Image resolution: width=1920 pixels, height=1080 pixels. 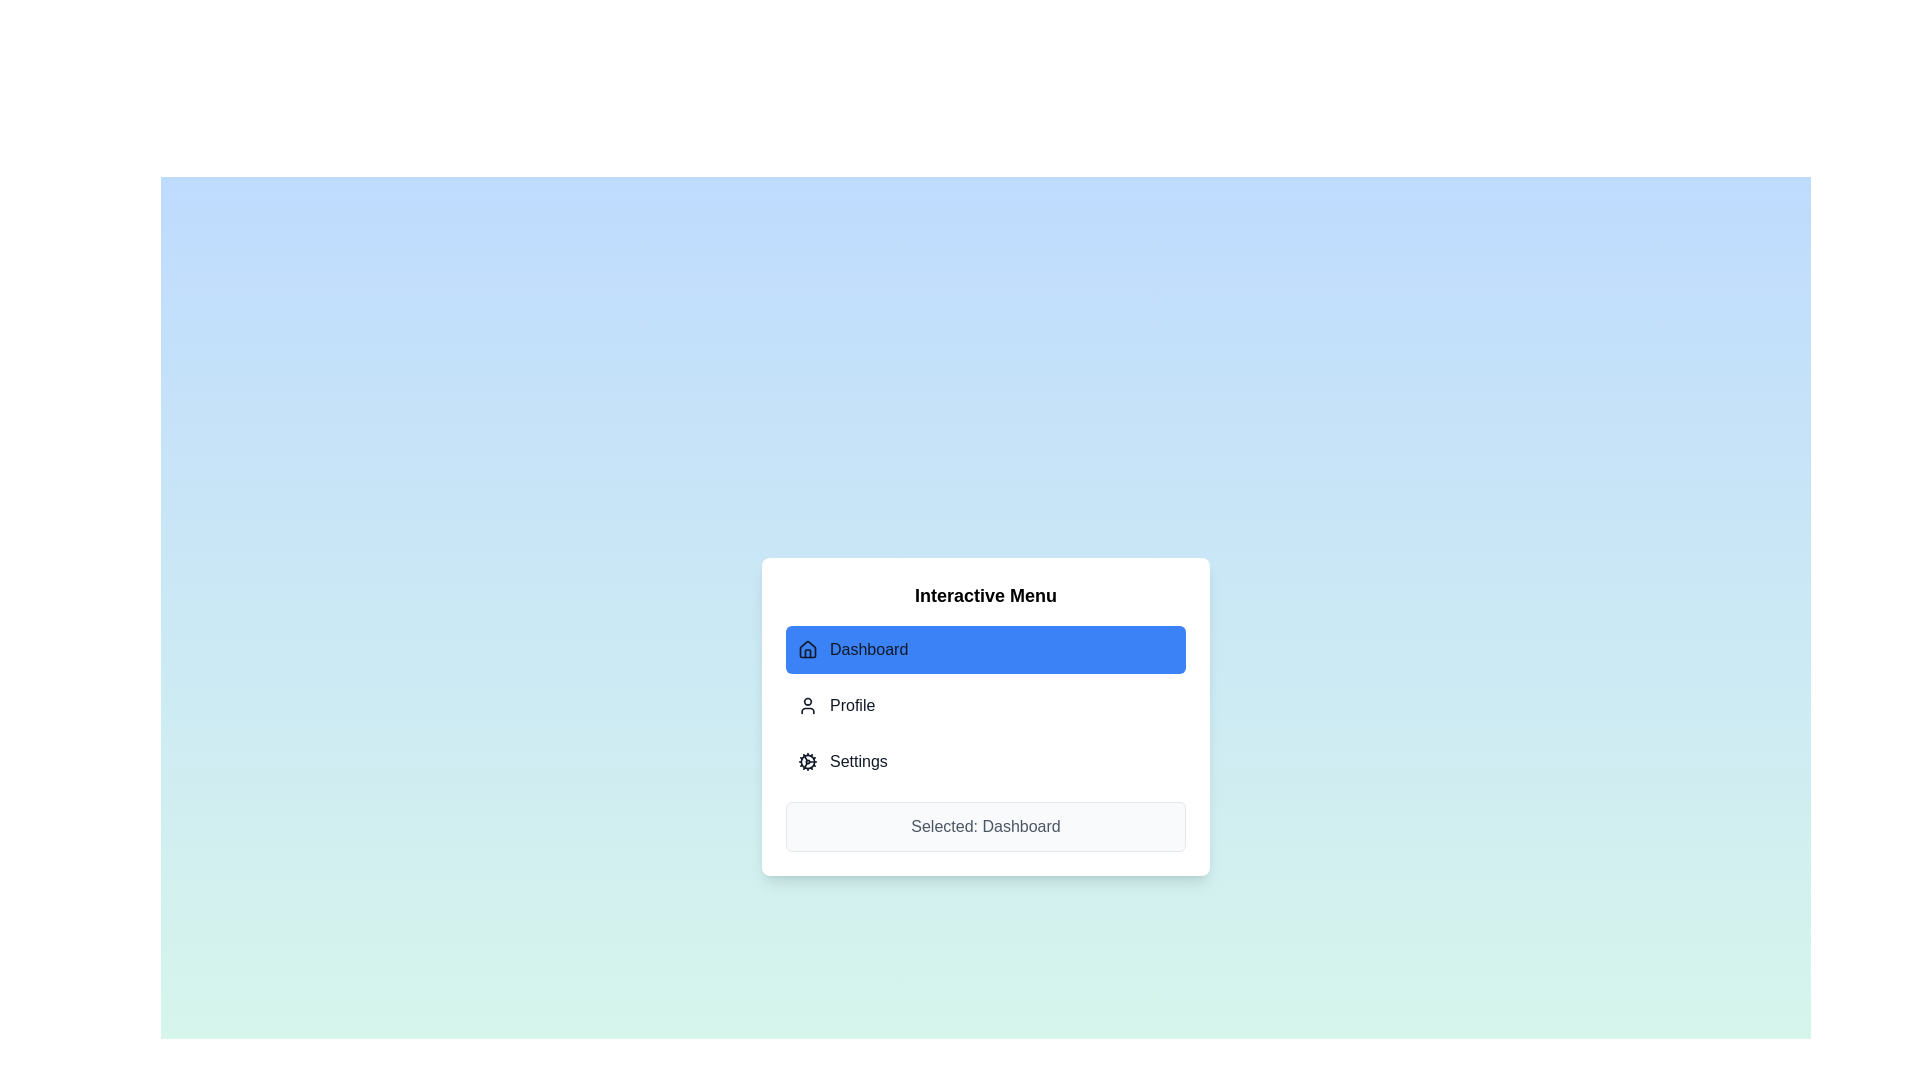 What do you see at coordinates (985, 762) in the screenshot?
I see `the tab labeled Settings to observe the visual feedback` at bounding box center [985, 762].